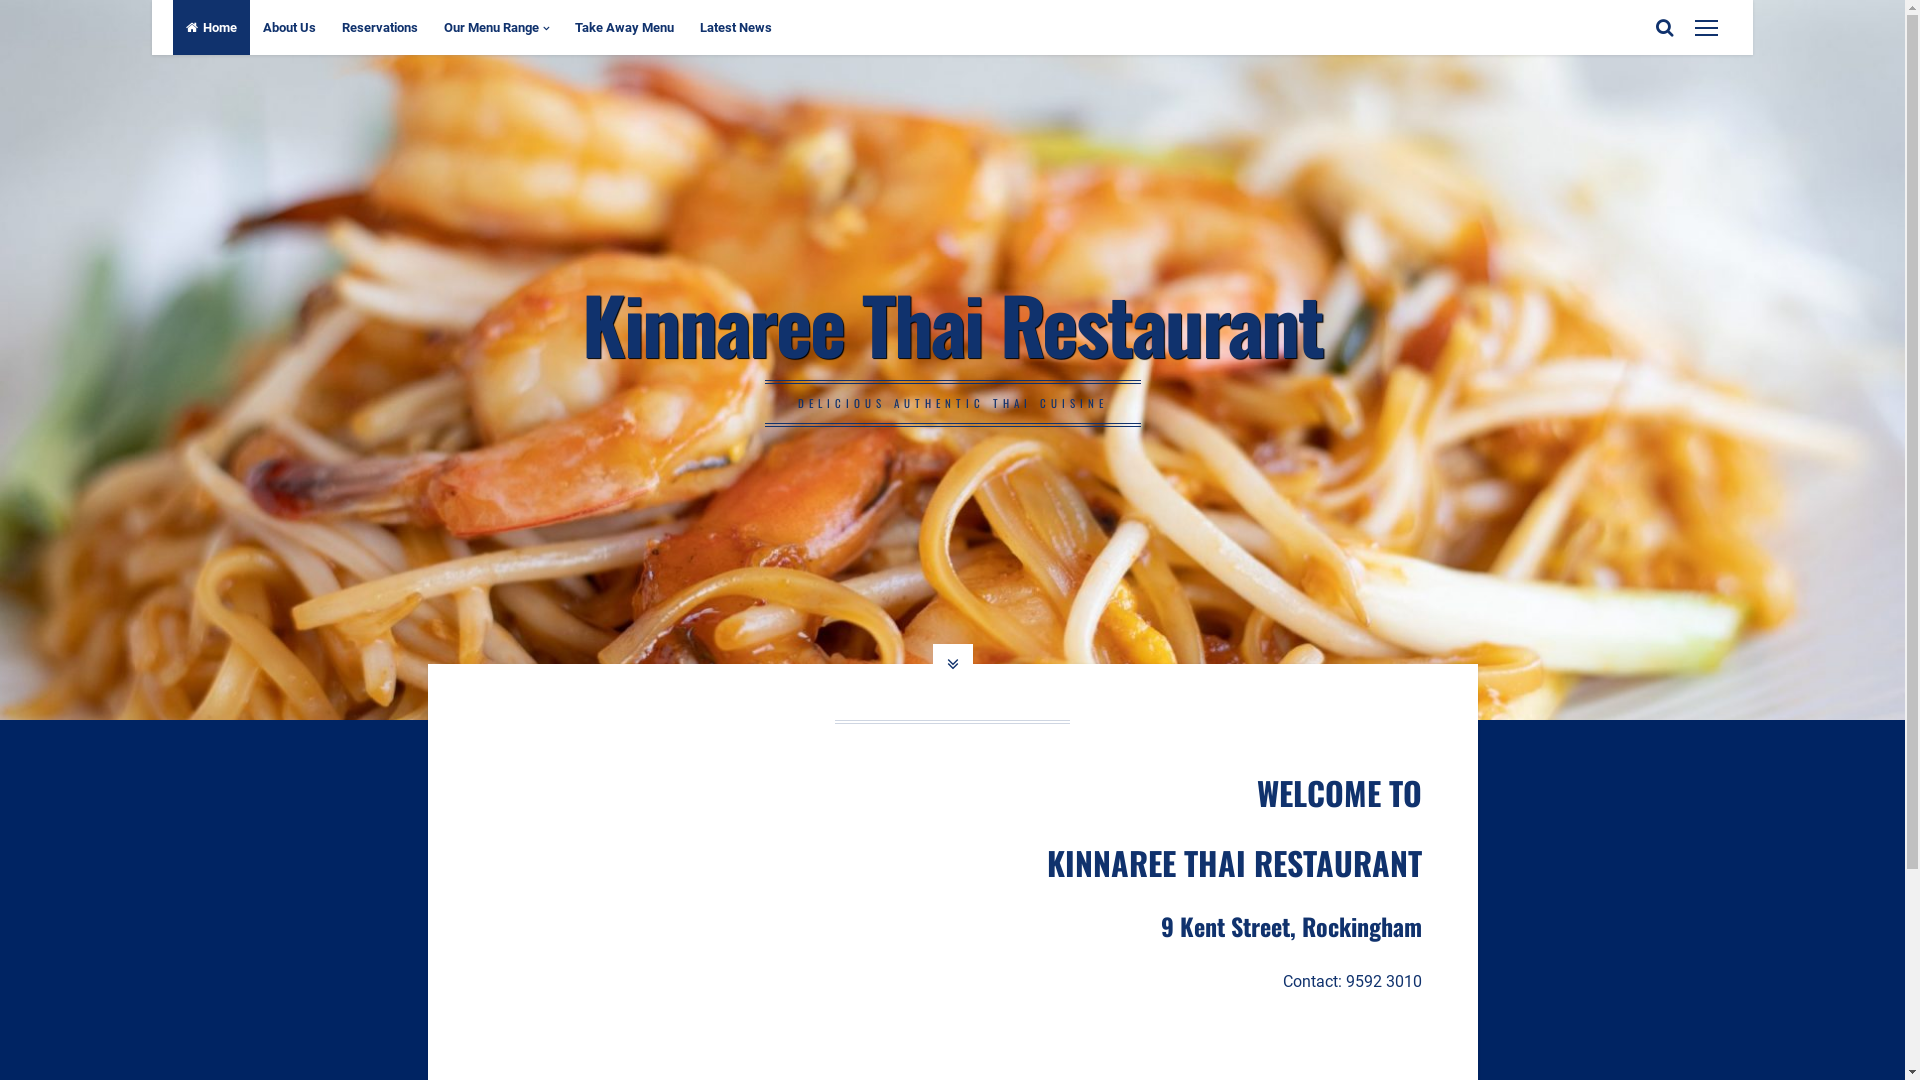 This screenshot has height=1080, width=1920. Describe the element at coordinates (580, 322) in the screenshot. I see `'Kinnaree Thai Restaurant'` at that location.